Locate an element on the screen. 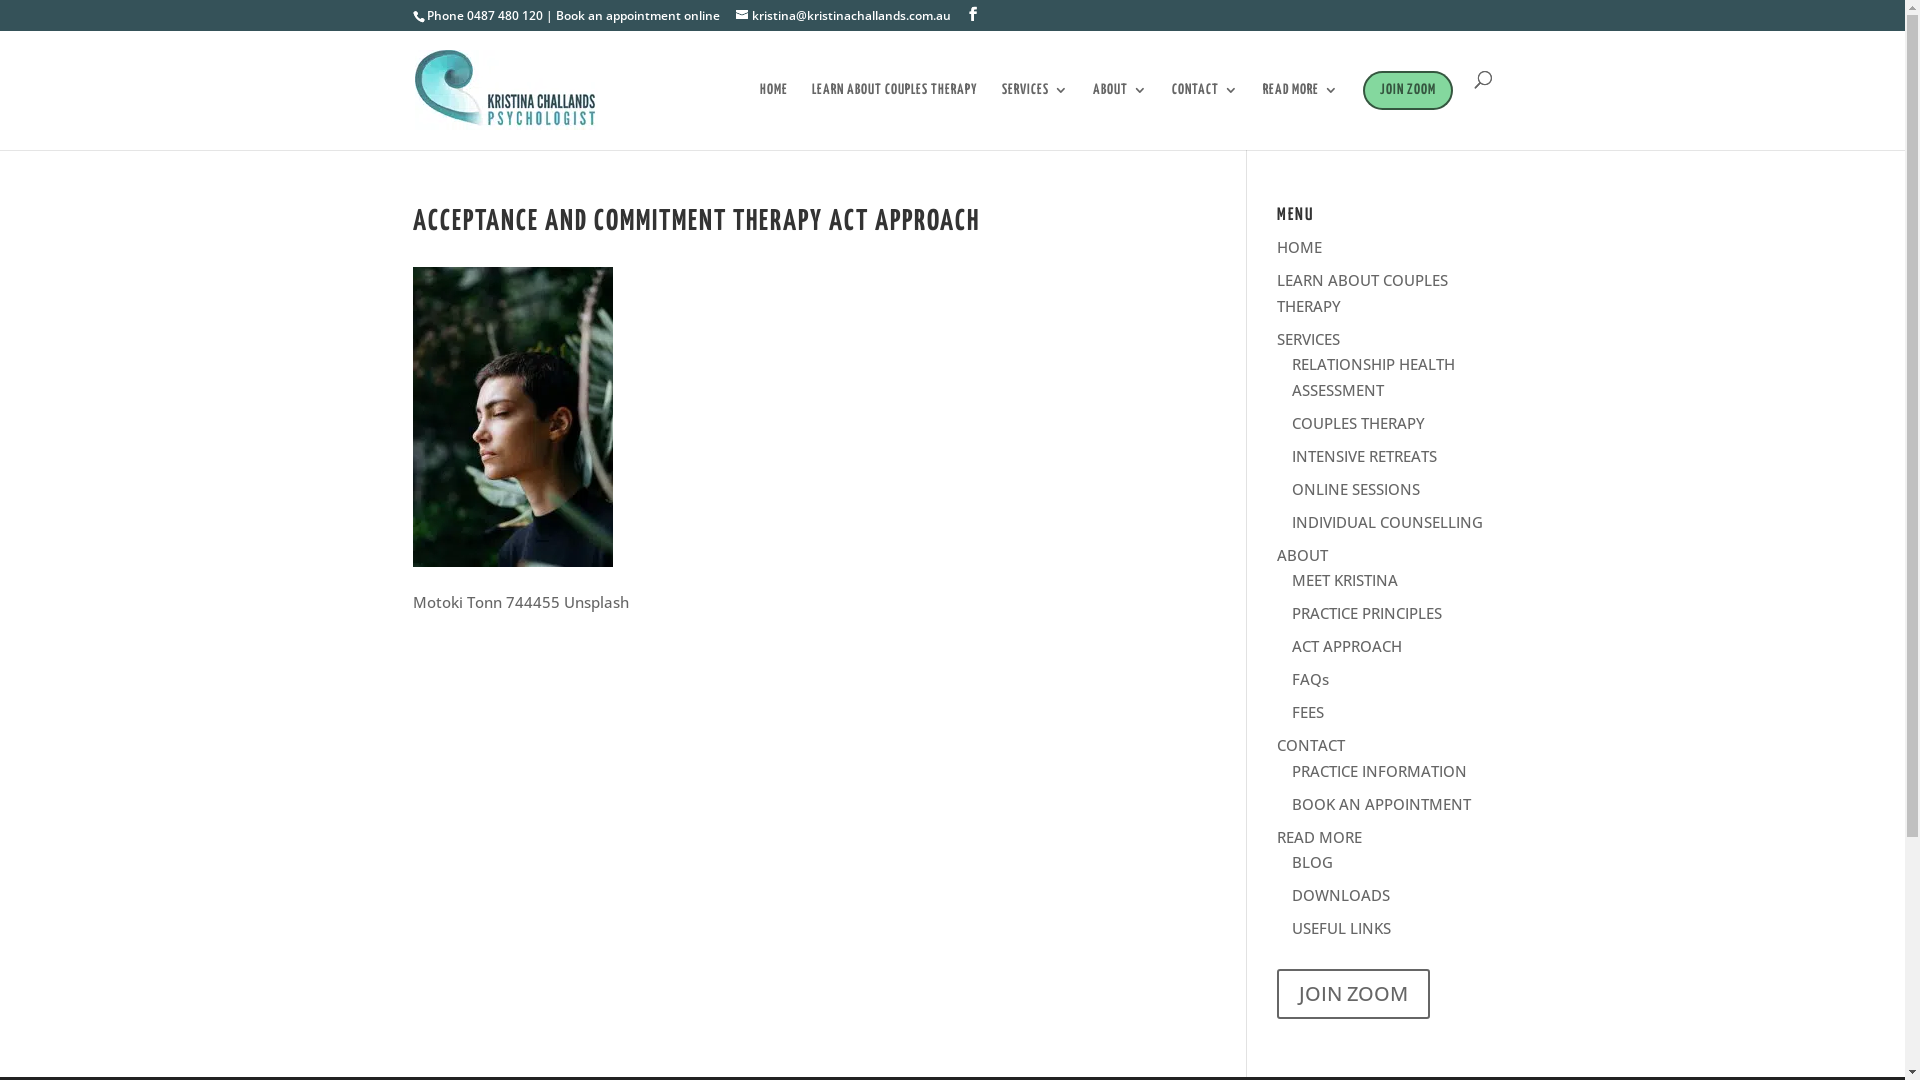  'MEET KRISTINA' is located at coordinates (1291, 579).